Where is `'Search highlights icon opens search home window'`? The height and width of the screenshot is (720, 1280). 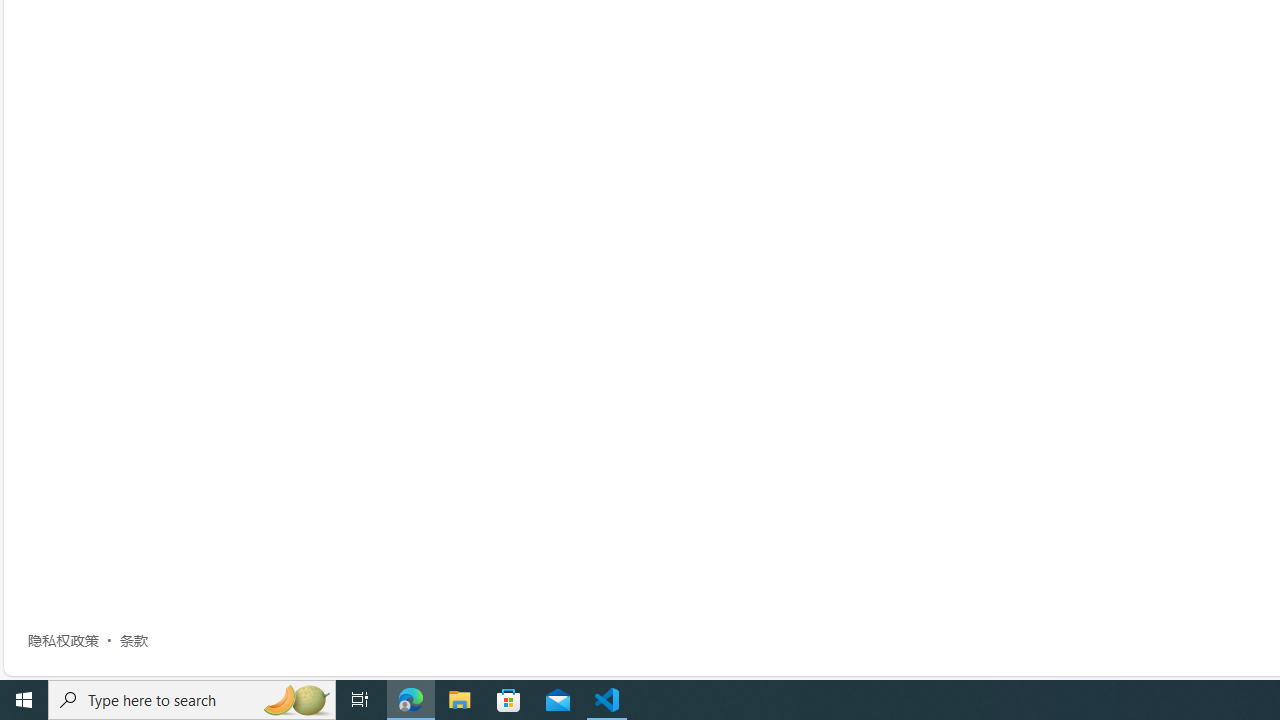
'Search highlights icon opens search home window' is located at coordinates (294, 698).